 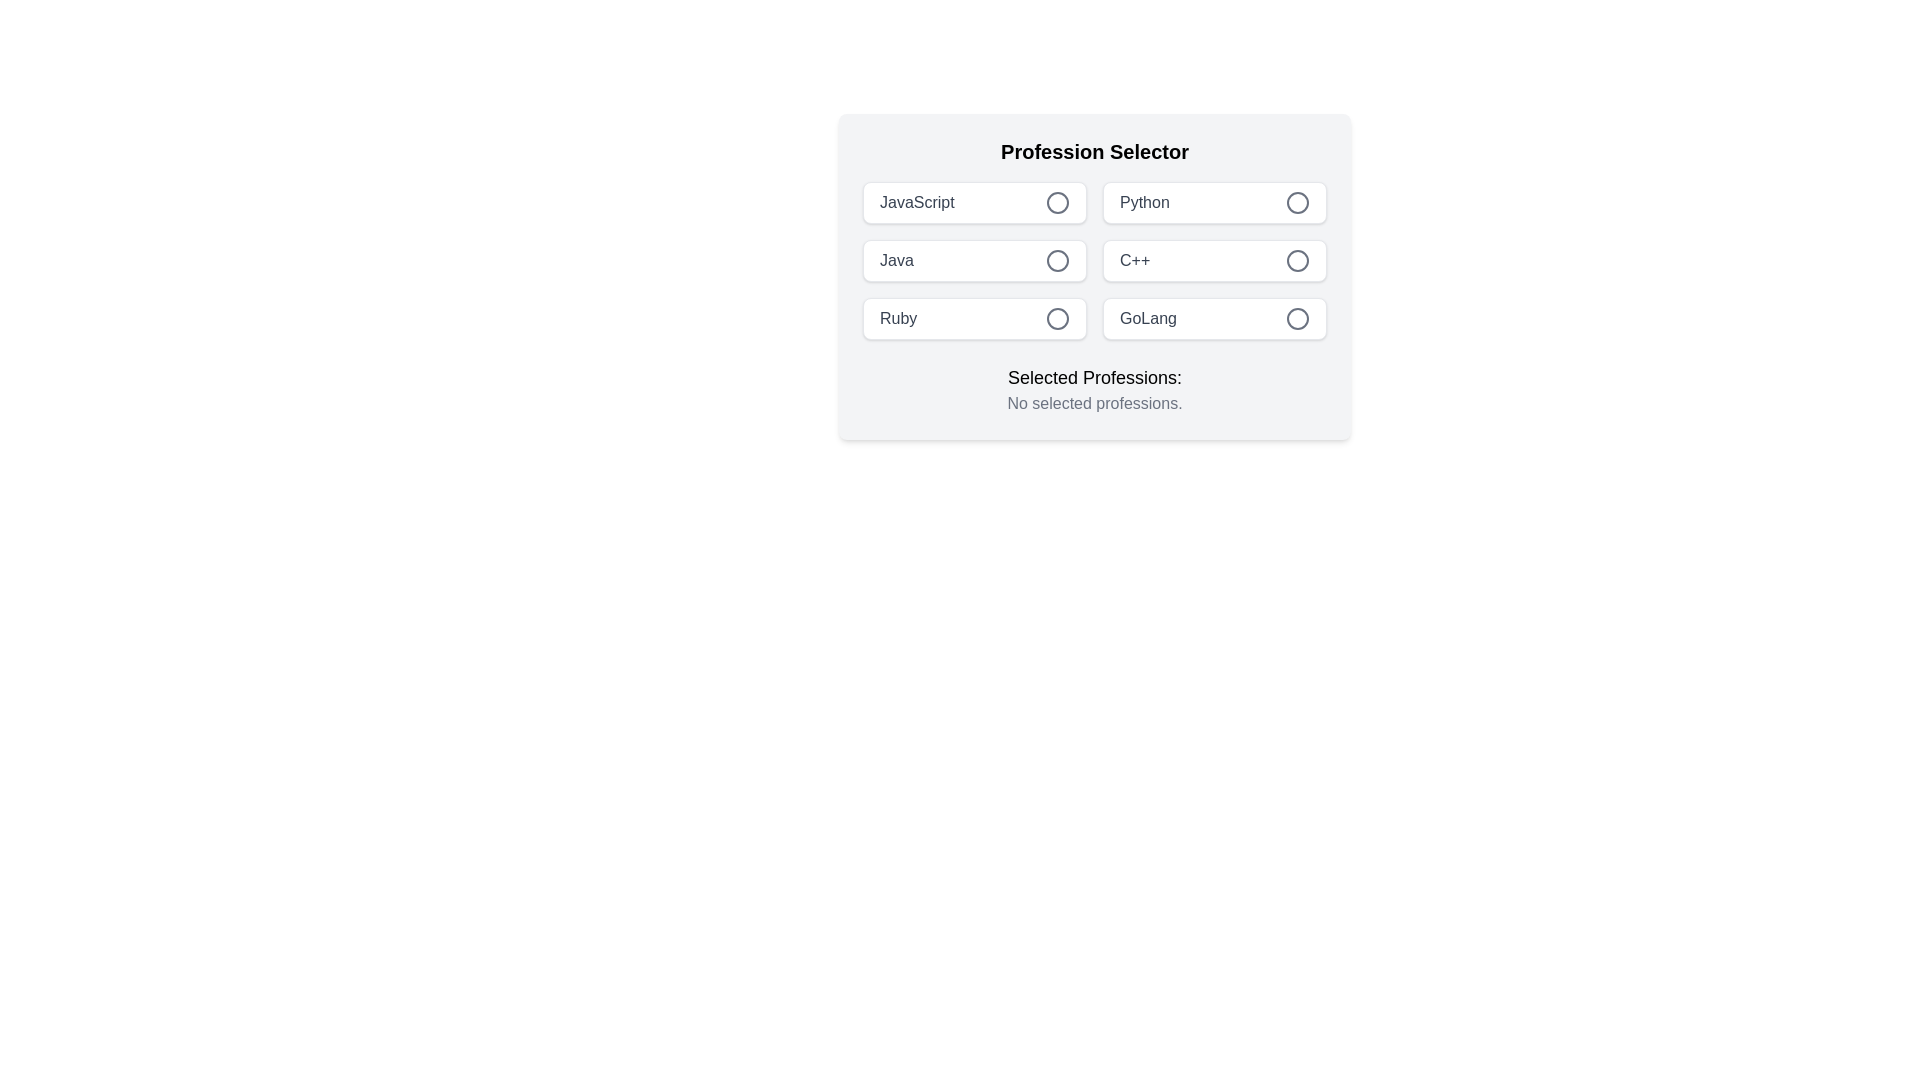 I want to click on the 'JavaScript' text label, which is the first item in its selection menu and is part of a grid-like structure, so click(x=916, y=203).